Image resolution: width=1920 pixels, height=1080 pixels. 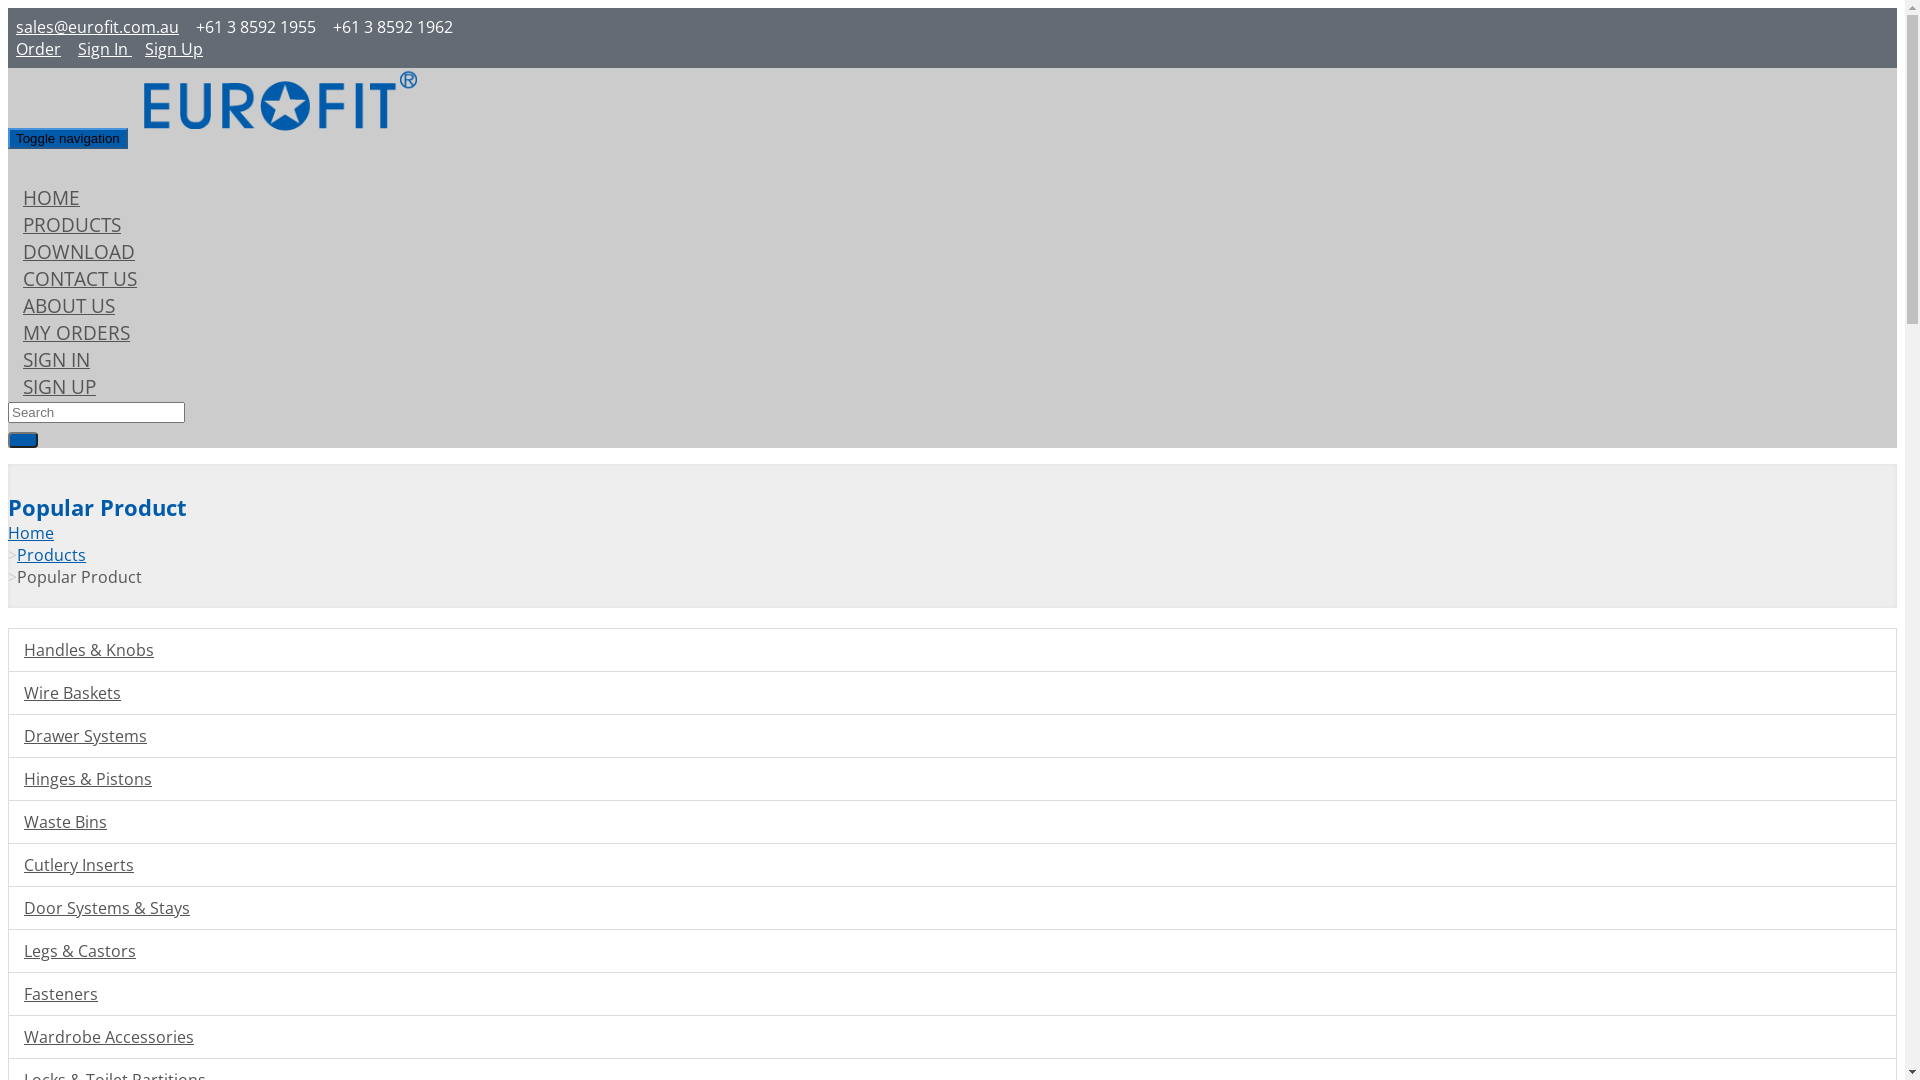 I want to click on 'CONTACT US', so click(x=80, y=278).